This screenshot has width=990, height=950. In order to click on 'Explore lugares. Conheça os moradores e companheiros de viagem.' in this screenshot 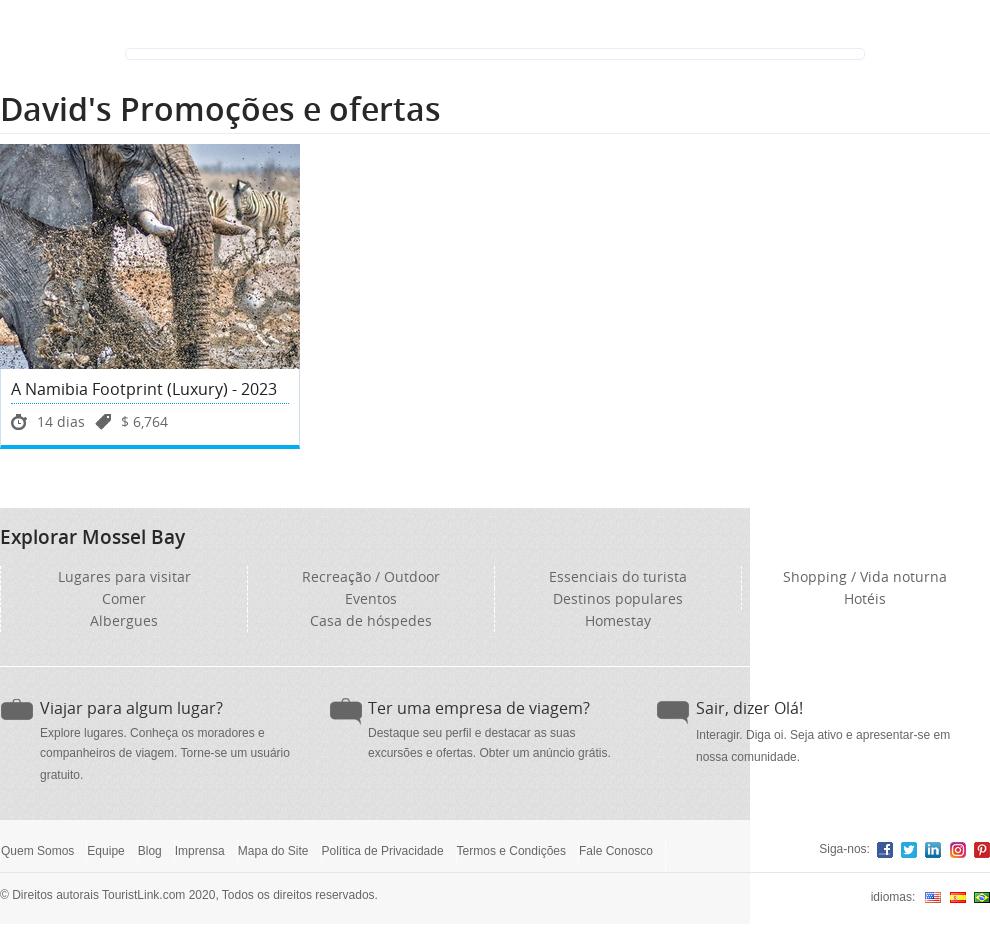, I will do `click(151, 741)`.